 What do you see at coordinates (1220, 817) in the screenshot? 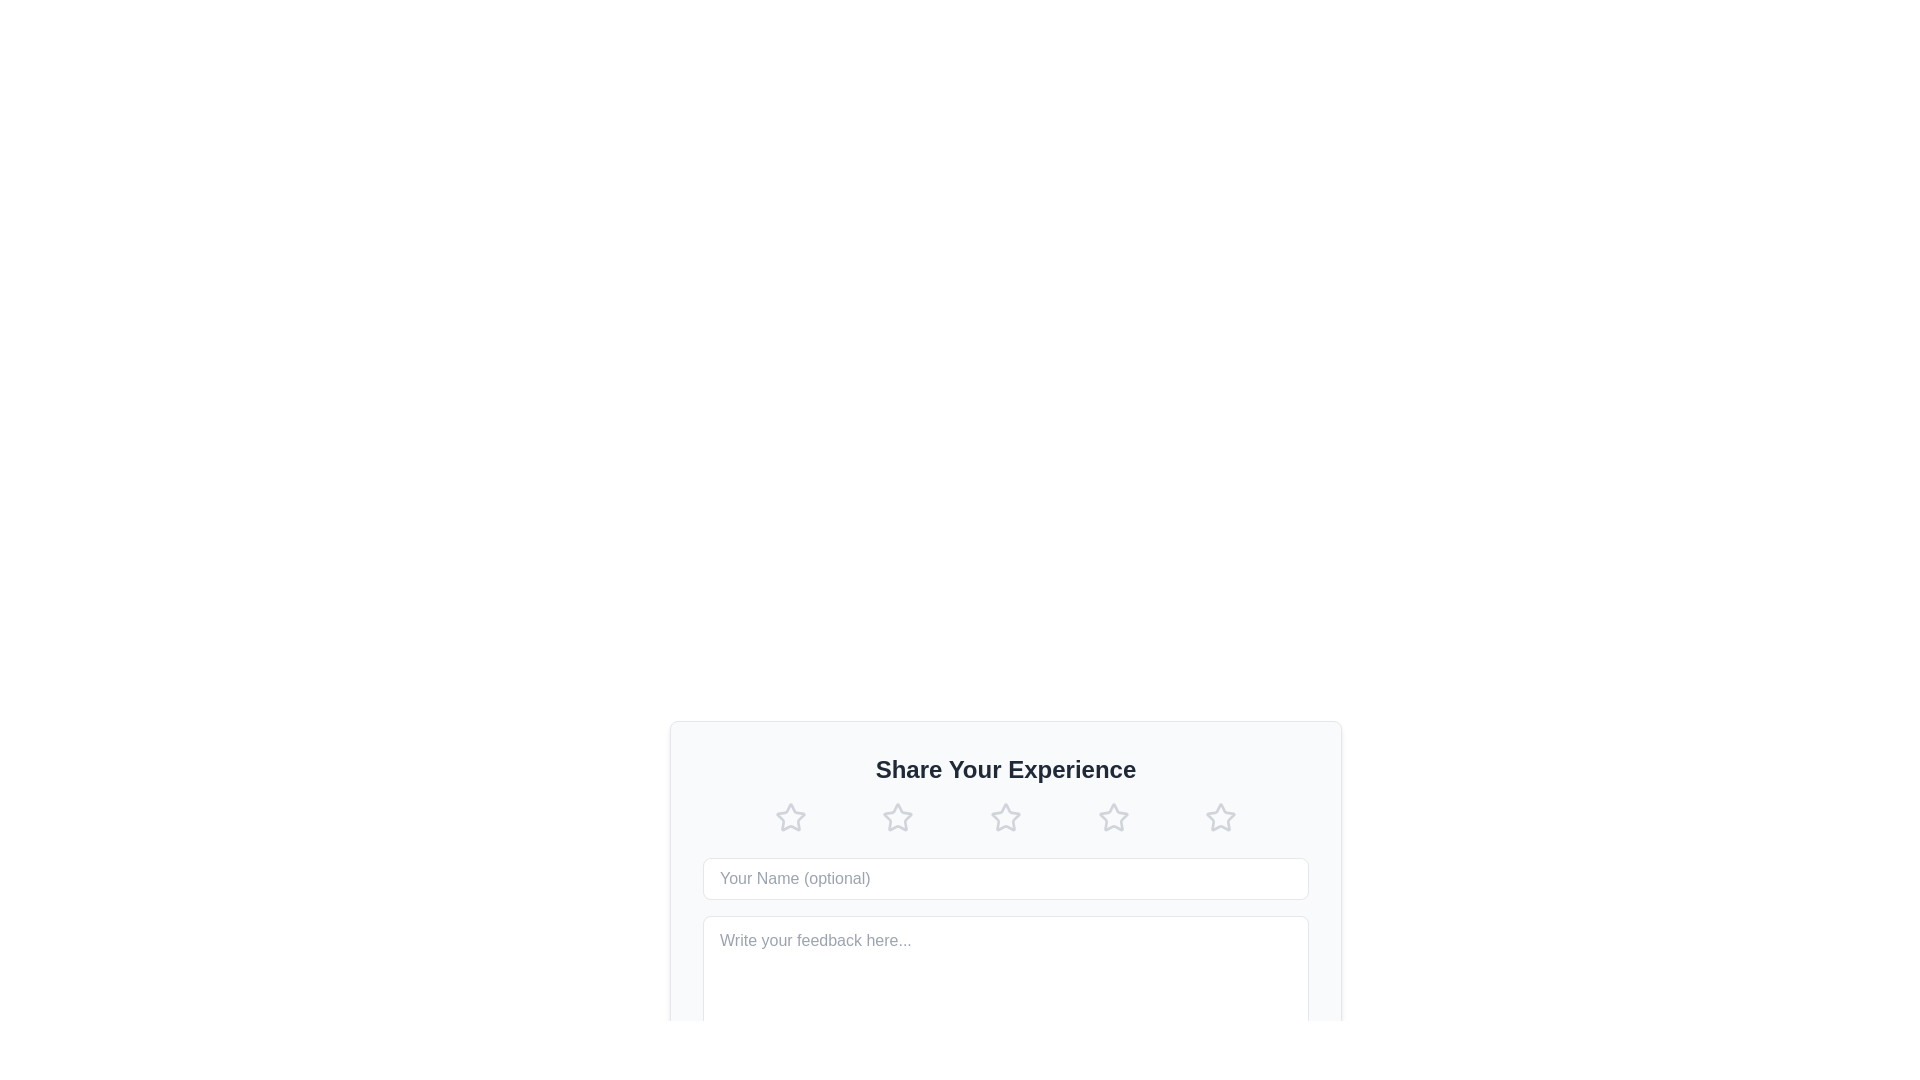
I see `the fifth hollow rating star icon, which is outlined in light gray` at bounding box center [1220, 817].